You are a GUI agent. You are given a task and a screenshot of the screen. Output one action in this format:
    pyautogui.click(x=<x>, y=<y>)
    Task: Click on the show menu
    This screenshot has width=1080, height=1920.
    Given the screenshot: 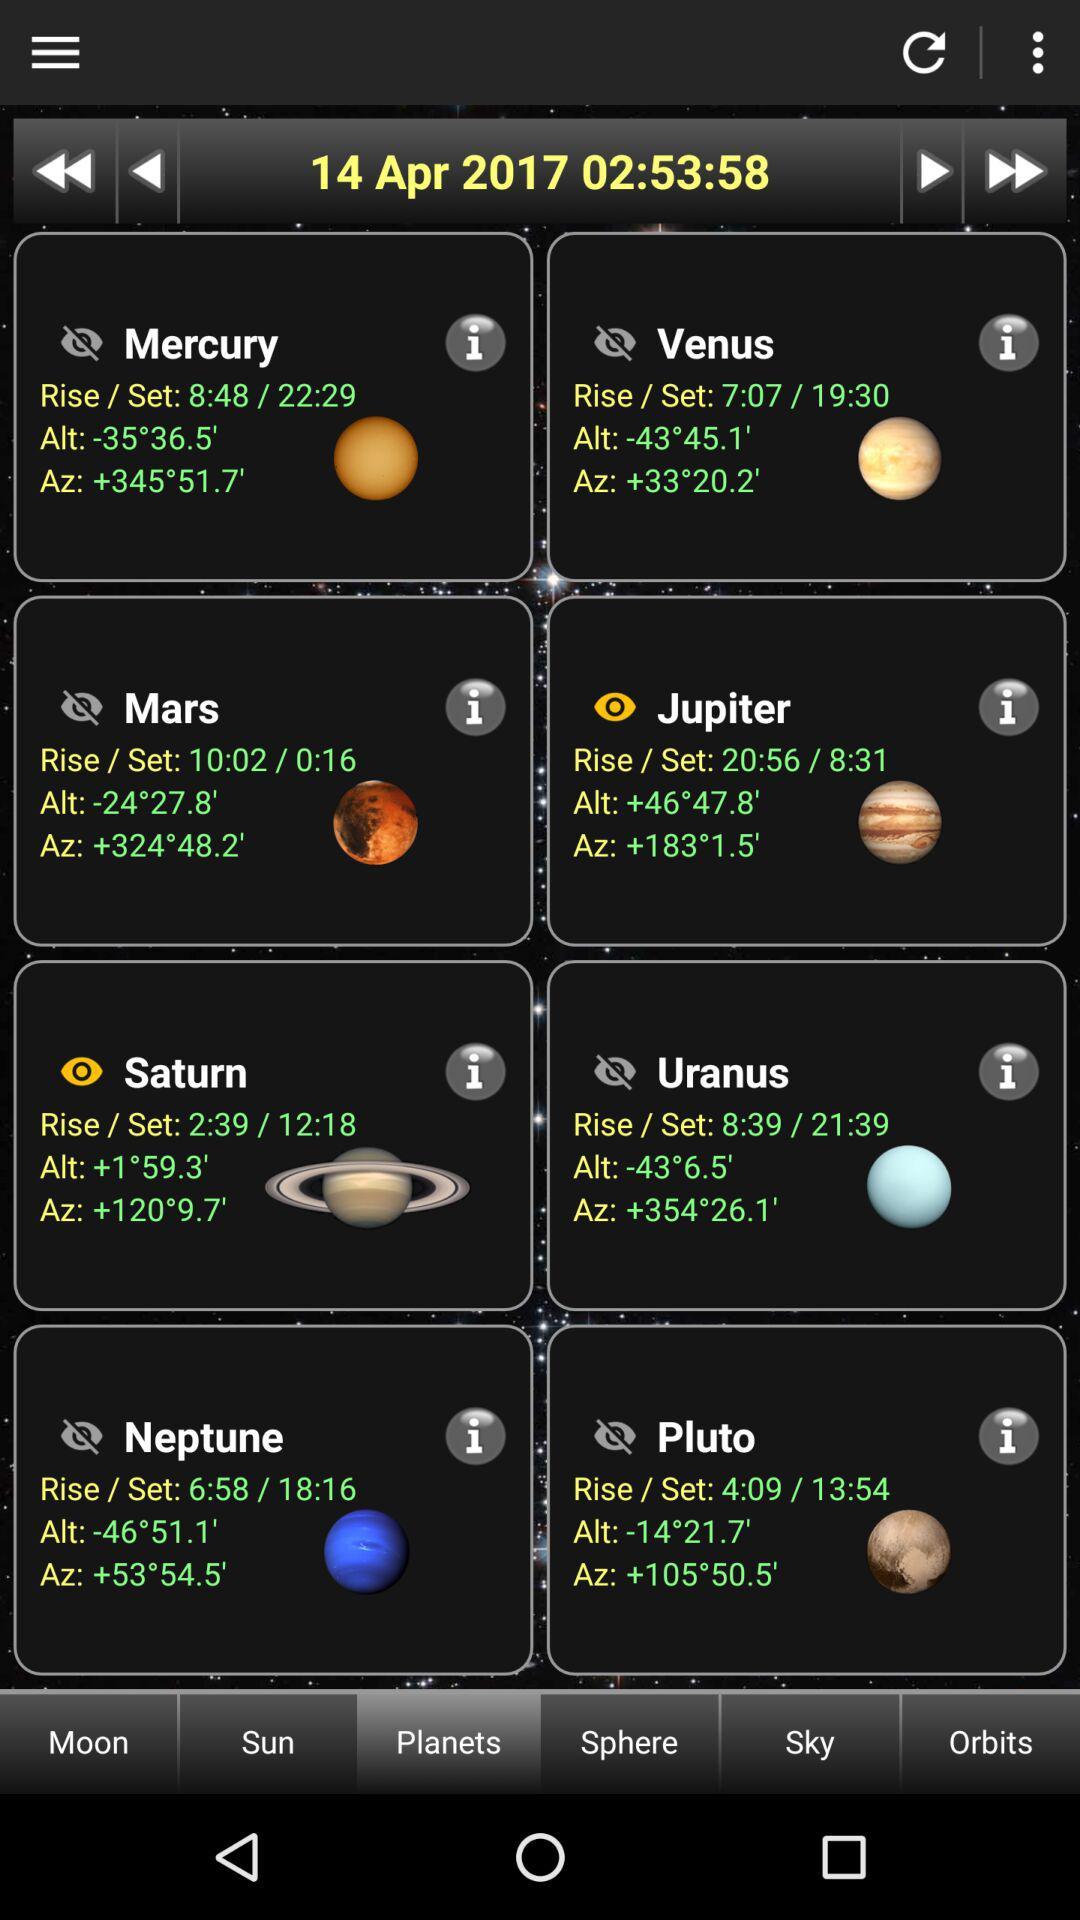 What is the action you would take?
    pyautogui.click(x=54, y=52)
    